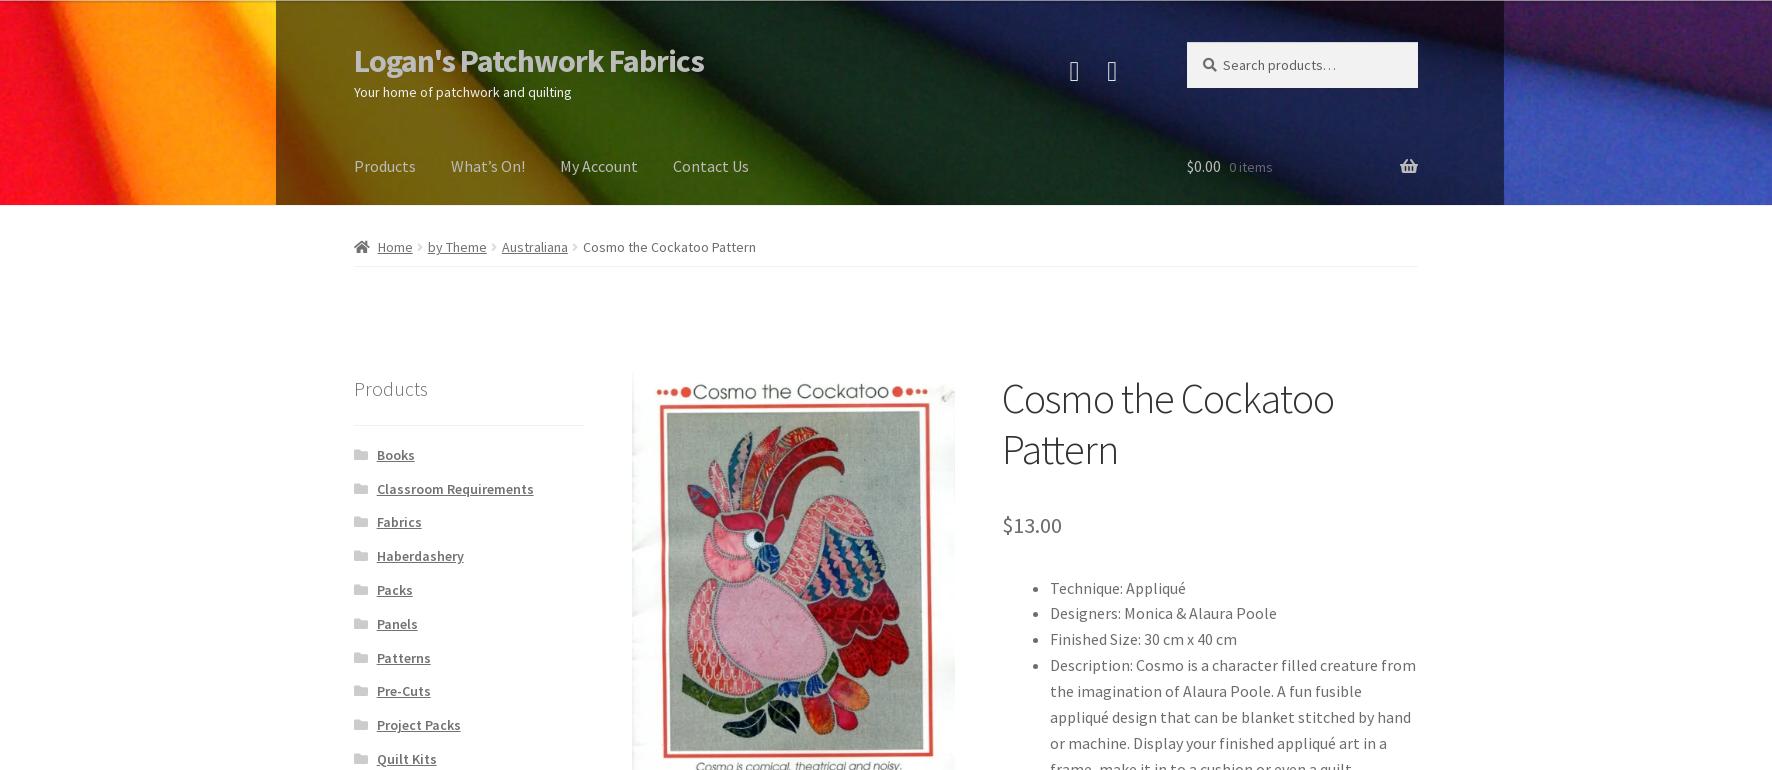 This screenshot has width=1772, height=770. Describe the element at coordinates (418, 725) in the screenshot. I see `'Project Packs'` at that location.